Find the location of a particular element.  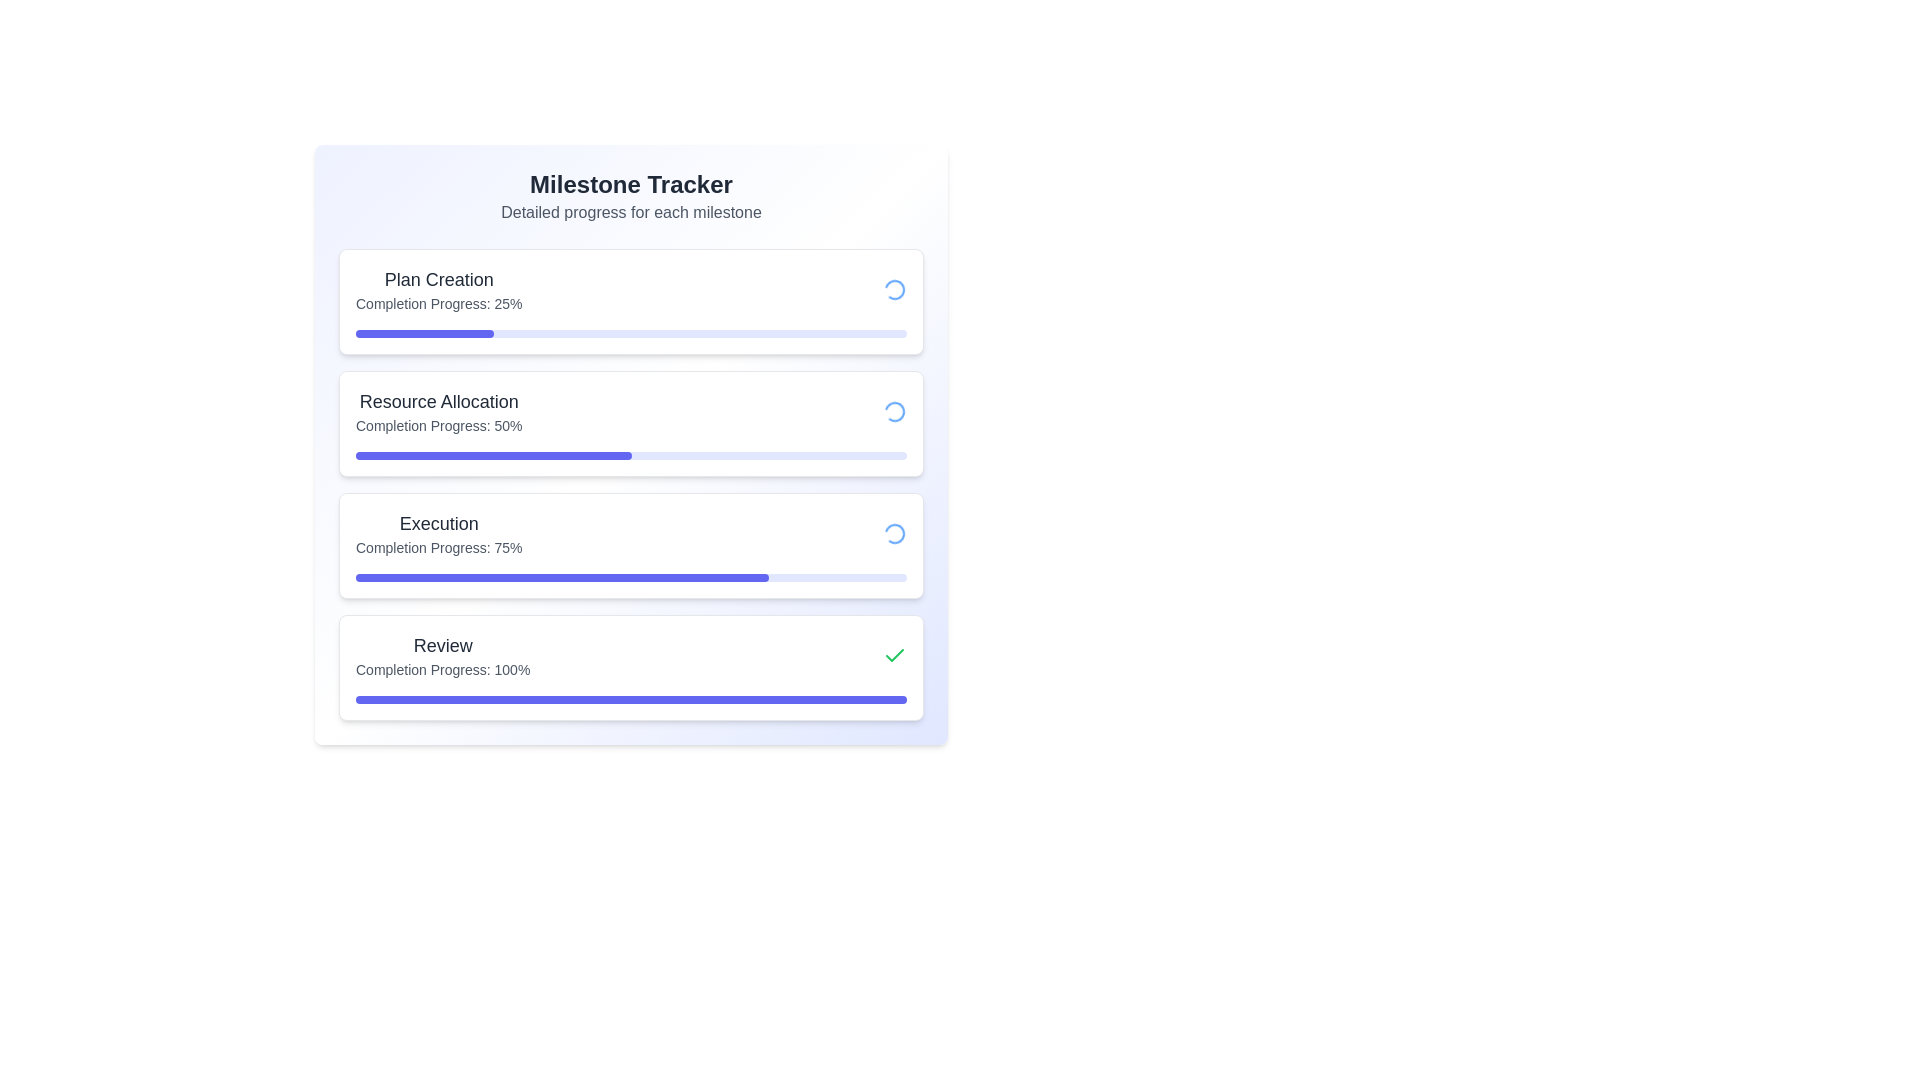

the spinning animation of the Loader Icon located in the Resource Allocation section of the milestone tracker interface, which indicates an ongoing operation is located at coordinates (893, 411).